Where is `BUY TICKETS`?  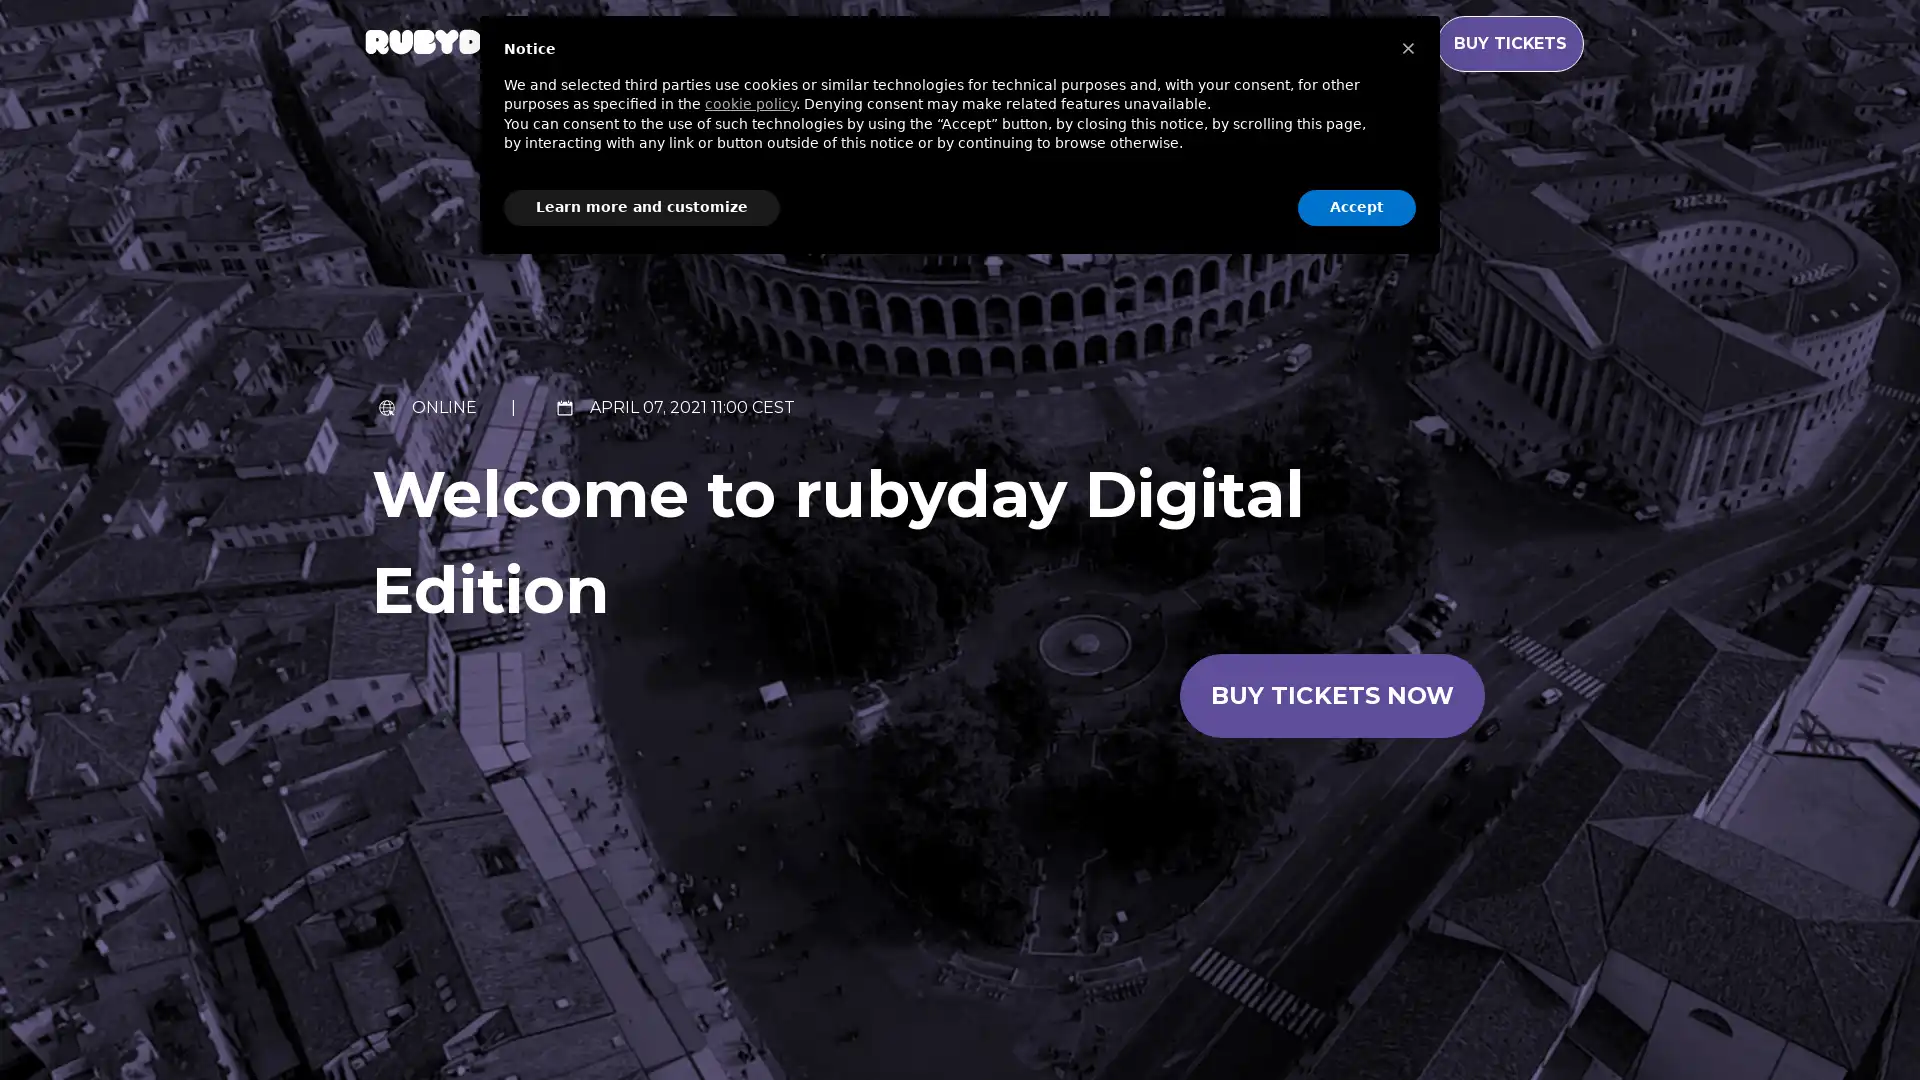 BUY TICKETS is located at coordinates (1510, 43).